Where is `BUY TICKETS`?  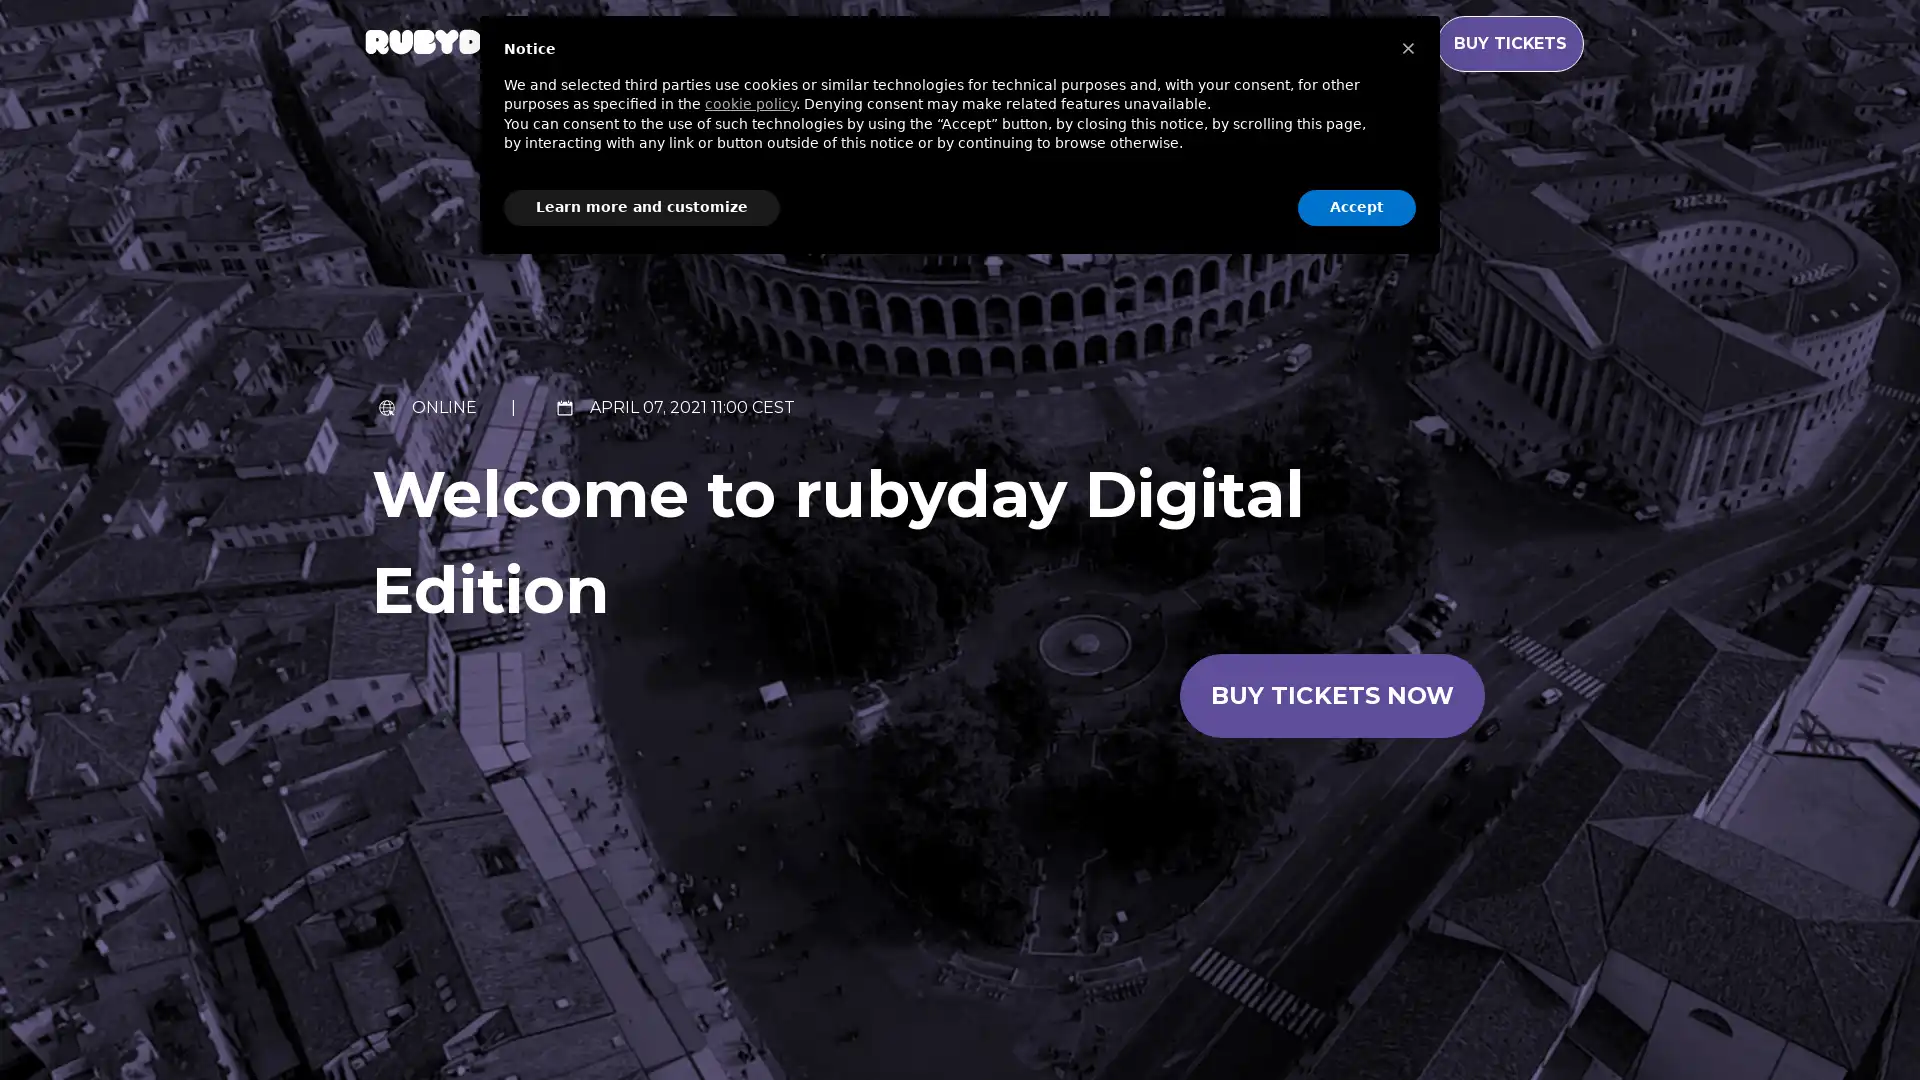 BUY TICKETS is located at coordinates (1510, 43).